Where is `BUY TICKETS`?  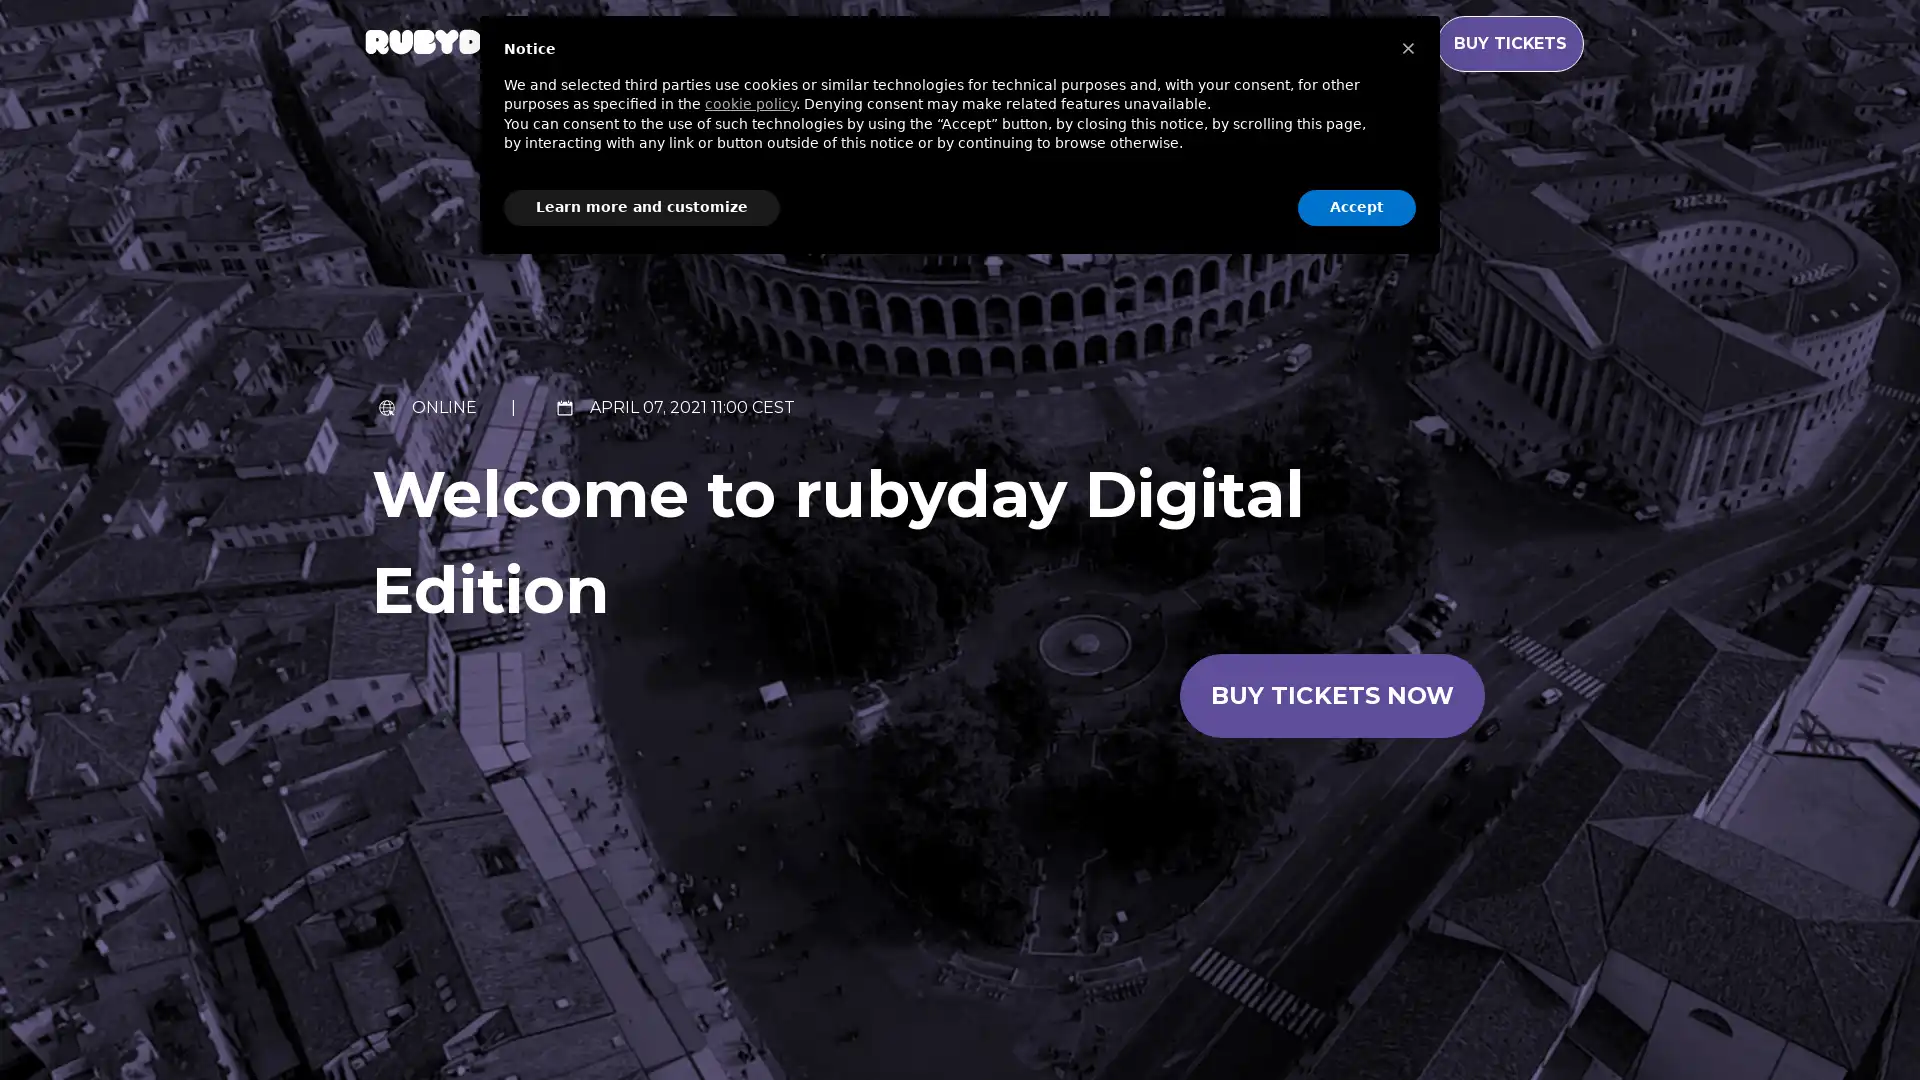 BUY TICKETS is located at coordinates (1510, 43).